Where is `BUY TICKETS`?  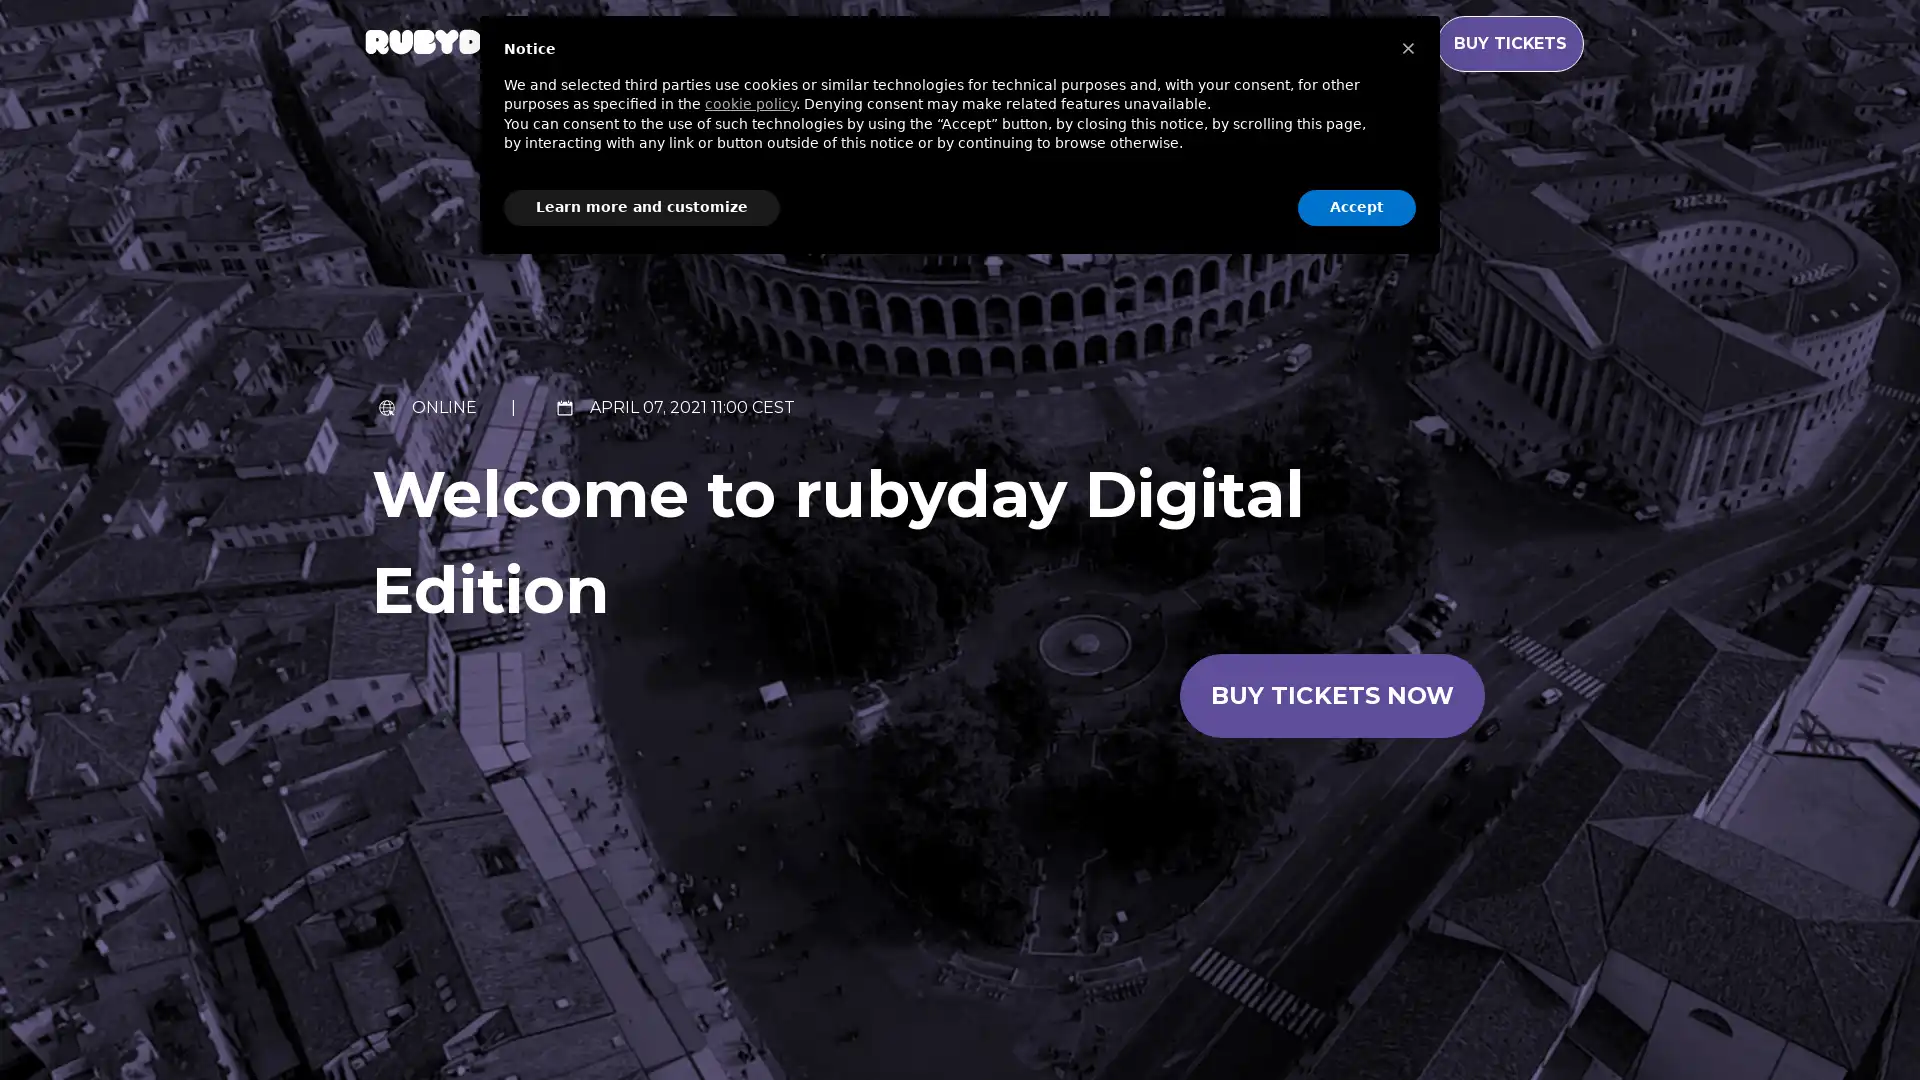 BUY TICKETS is located at coordinates (1510, 43).